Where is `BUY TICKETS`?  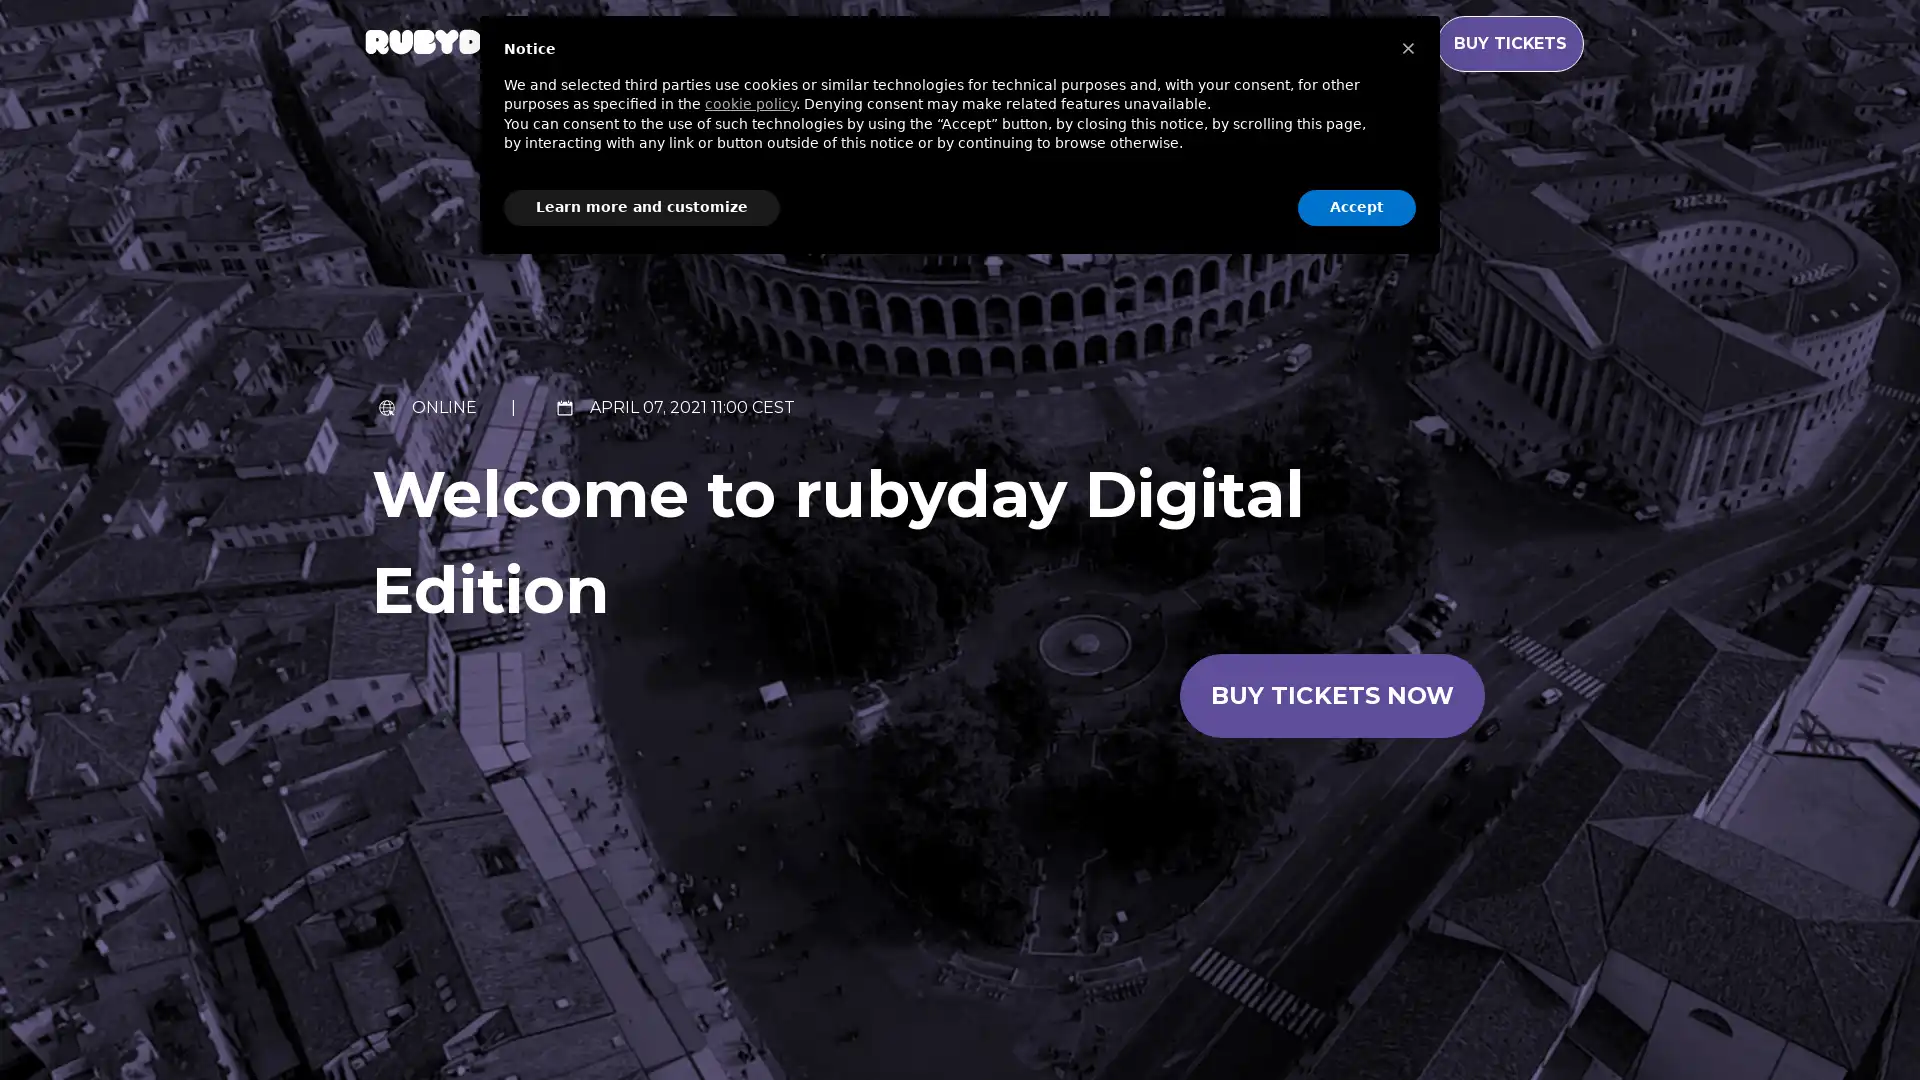 BUY TICKETS is located at coordinates (1510, 43).